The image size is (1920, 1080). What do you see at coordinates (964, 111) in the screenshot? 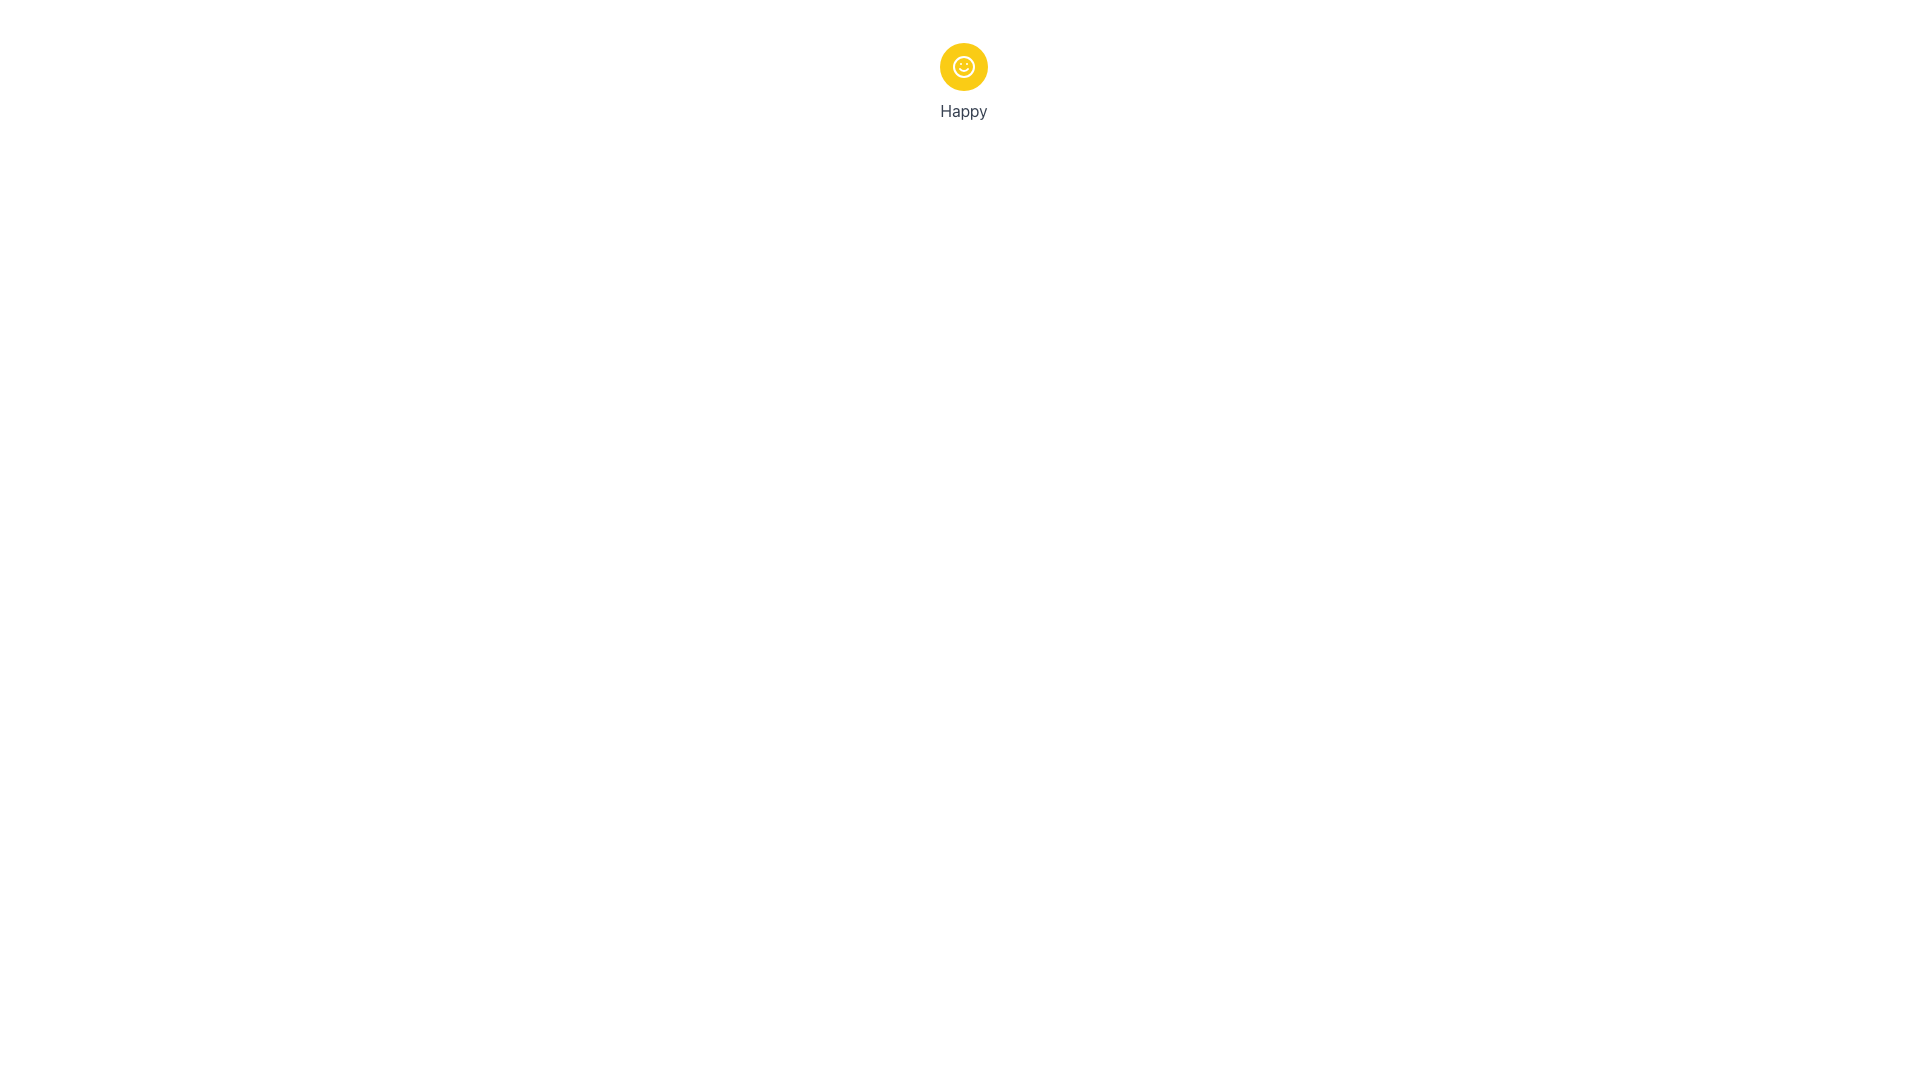
I see `the 'Happy' text label displayed in gray, styled with medium text size, located beneath a yellow circular icon with a smiley face` at bounding box center [964, 111].